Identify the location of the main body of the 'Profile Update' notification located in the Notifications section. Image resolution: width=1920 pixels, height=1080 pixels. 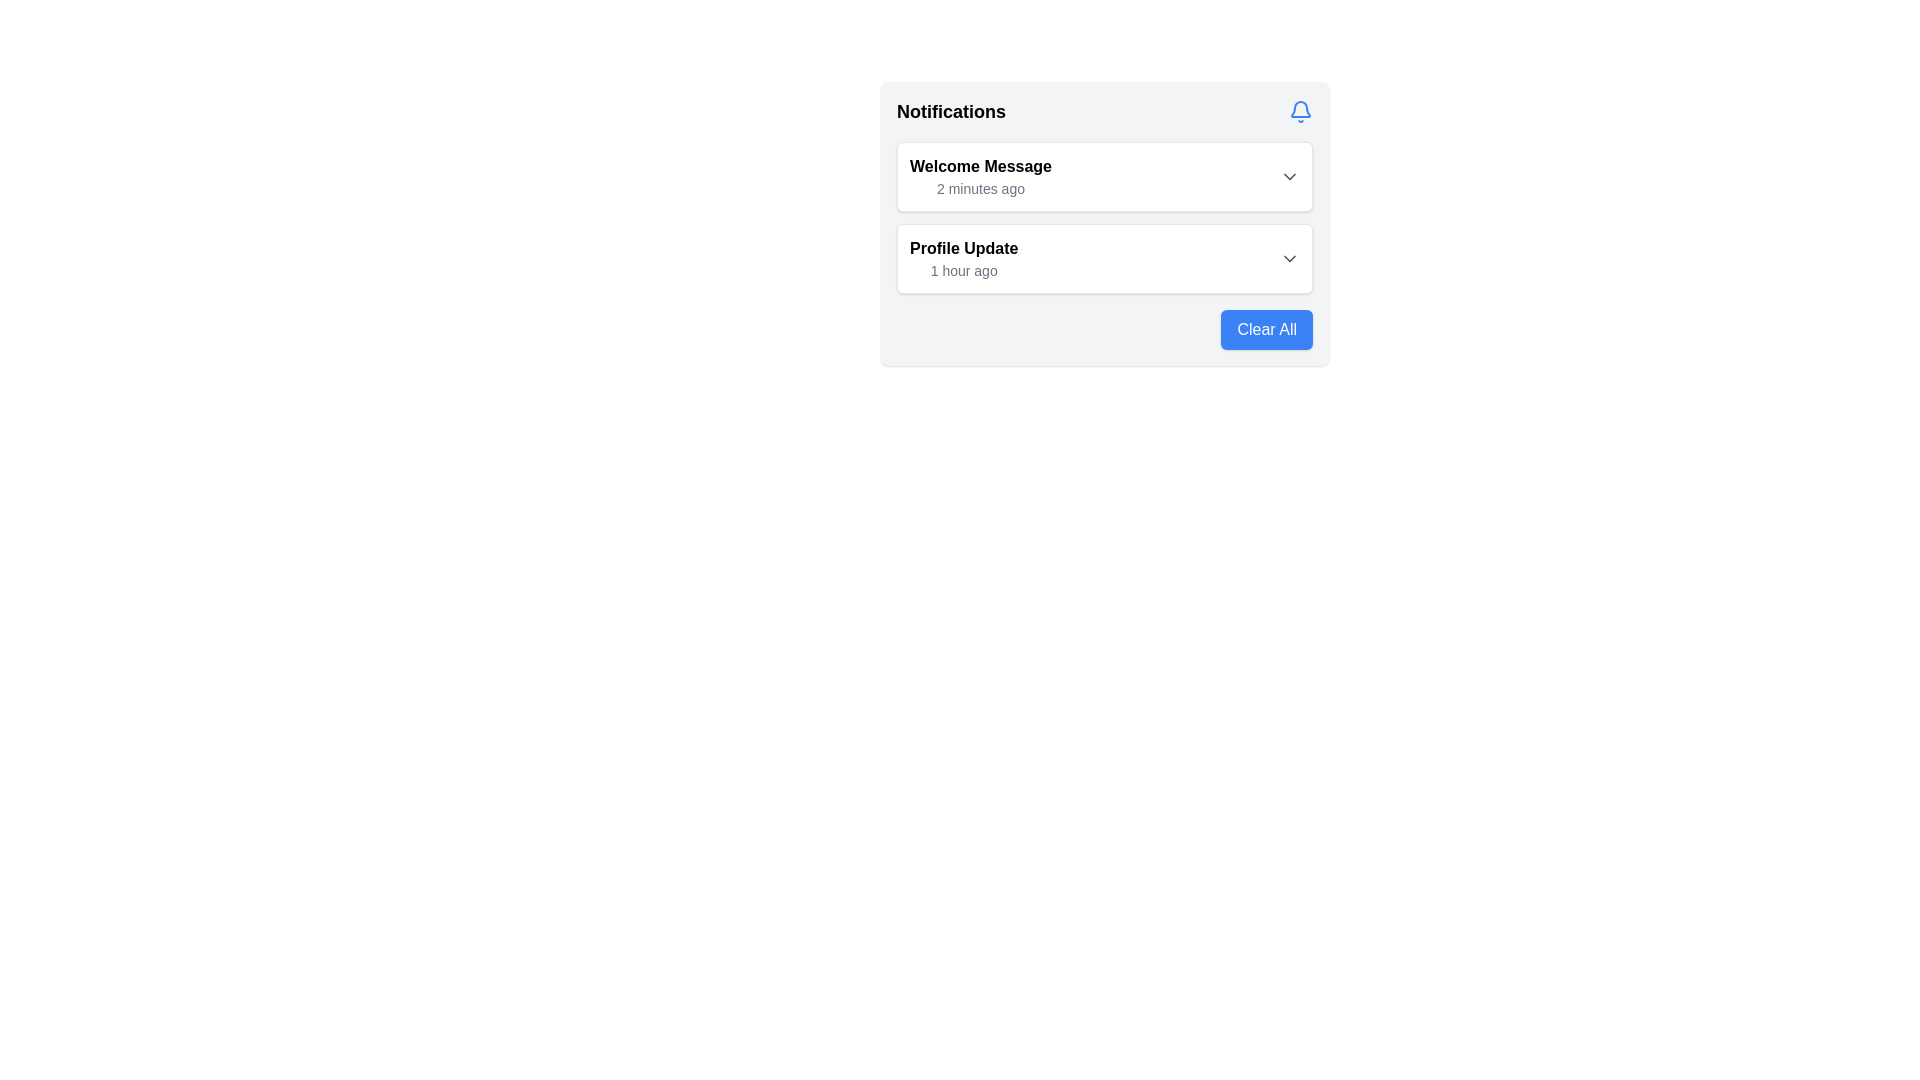
(1103, 257).